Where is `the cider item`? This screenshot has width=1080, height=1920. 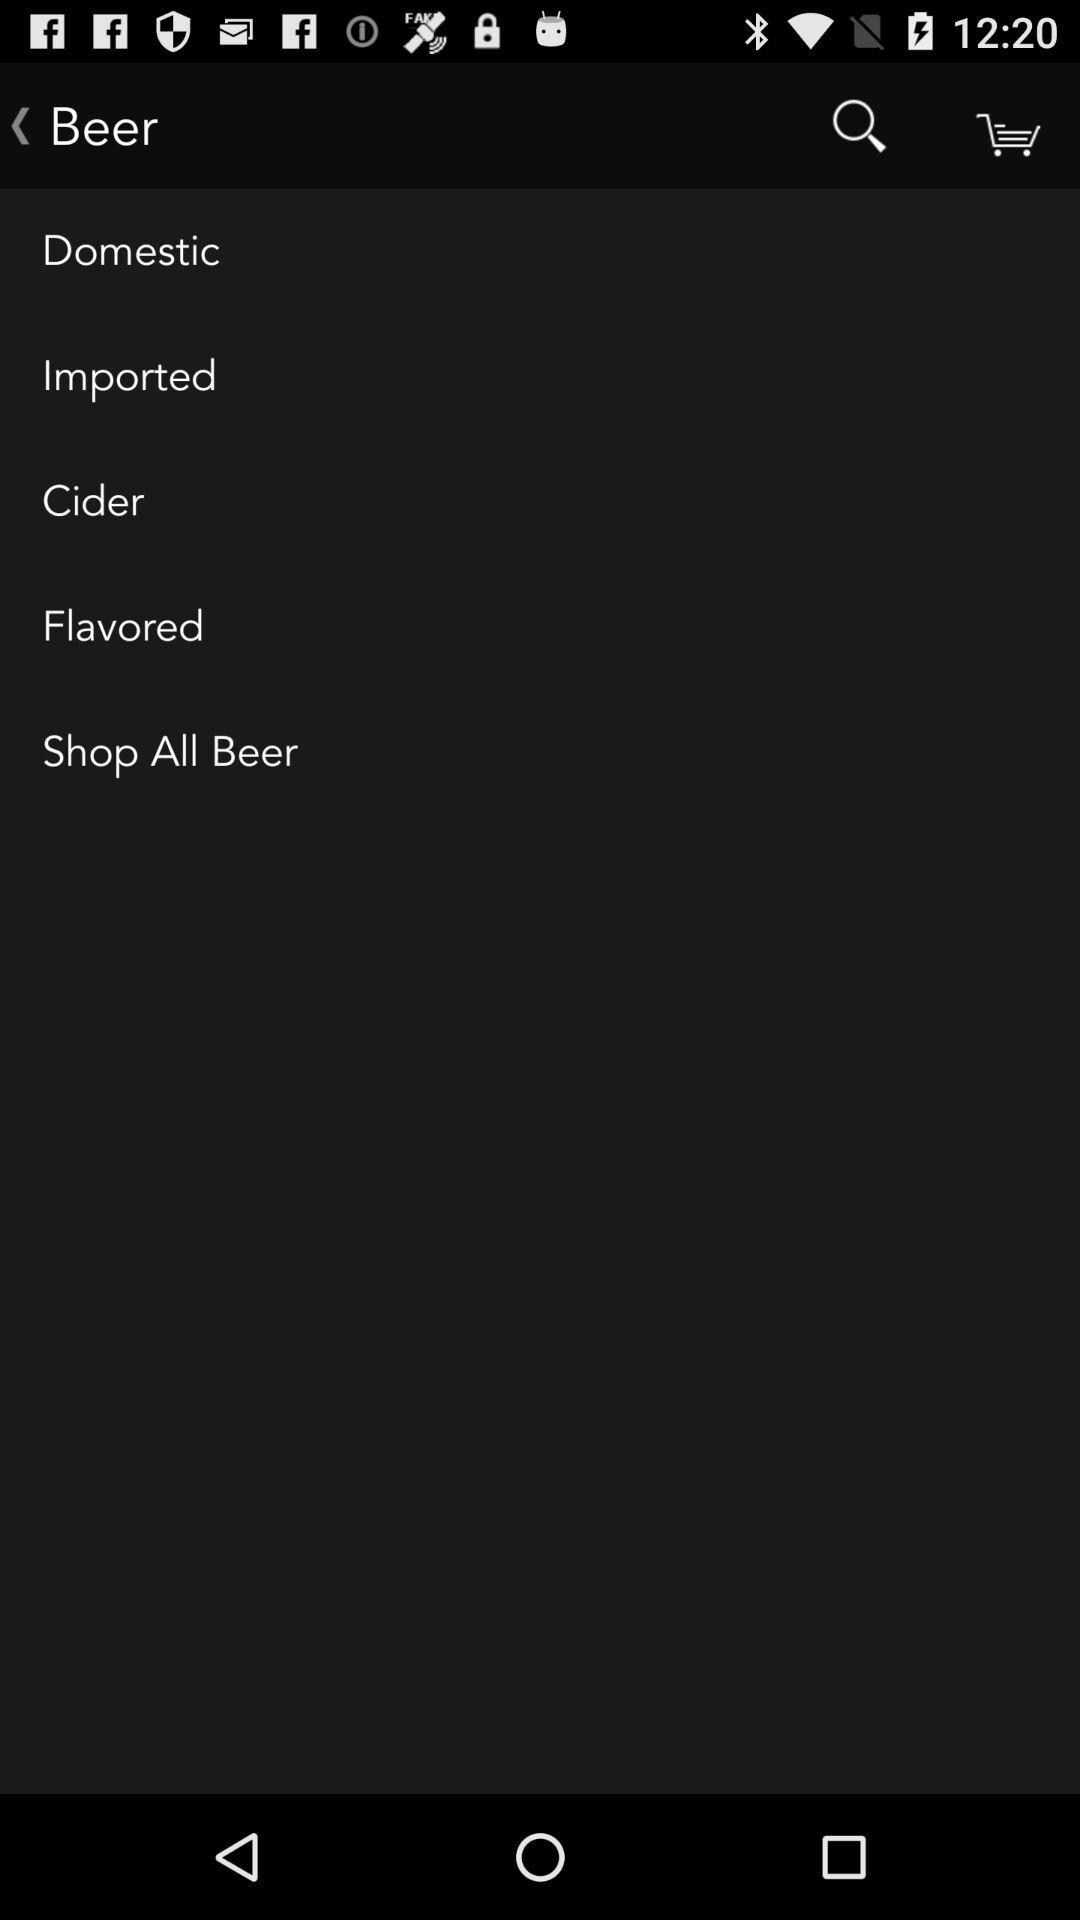 the cider item is located at coordinates (540, 502).